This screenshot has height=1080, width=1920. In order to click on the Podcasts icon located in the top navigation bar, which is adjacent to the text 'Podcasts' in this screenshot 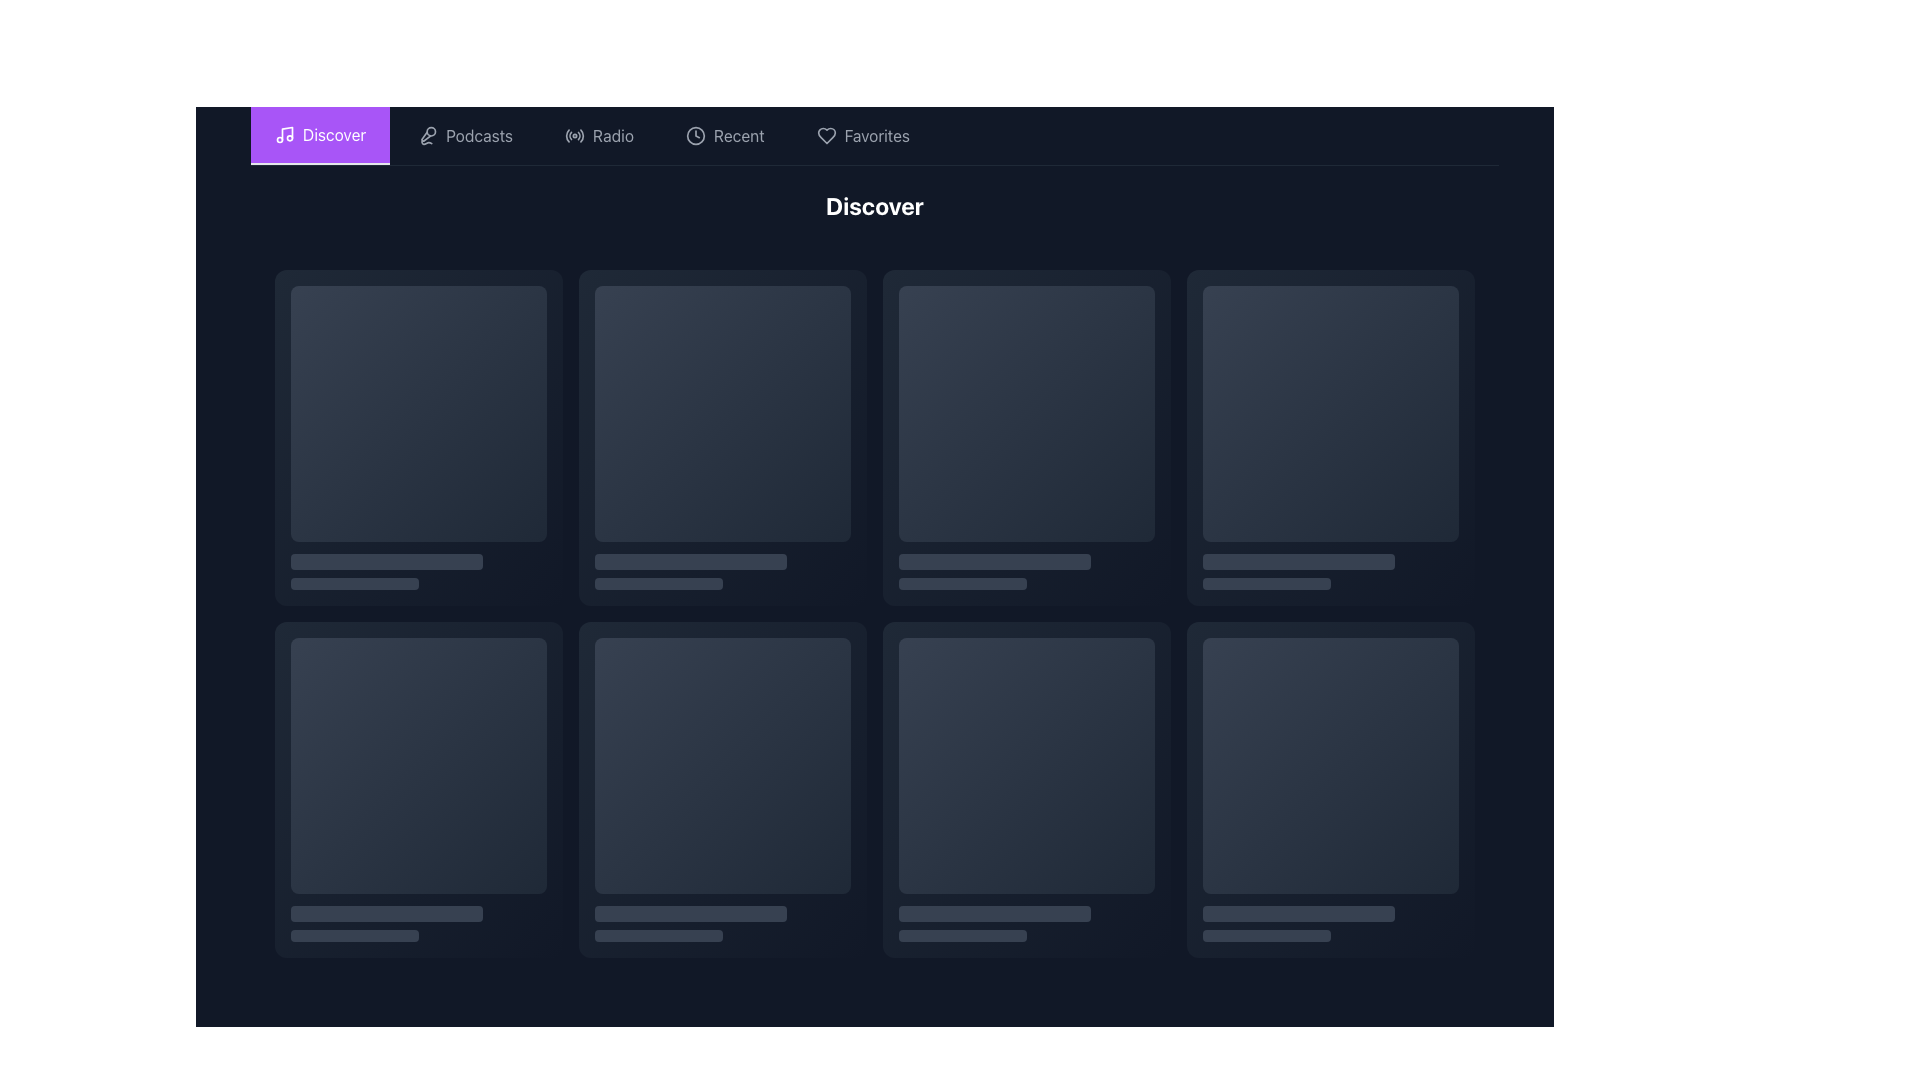, I will do `click(427, 135)`.